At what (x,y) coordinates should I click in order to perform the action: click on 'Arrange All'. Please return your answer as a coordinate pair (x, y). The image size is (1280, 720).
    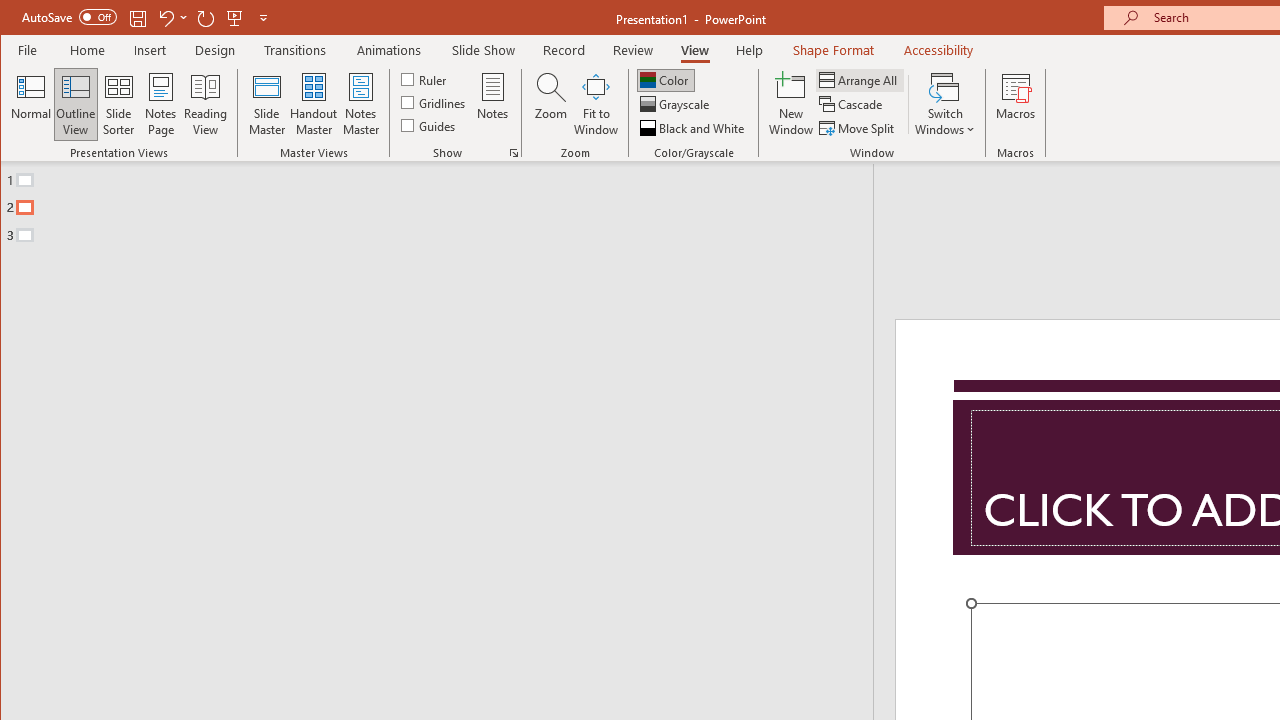
    Looking at the image, I should click on (860, 79).